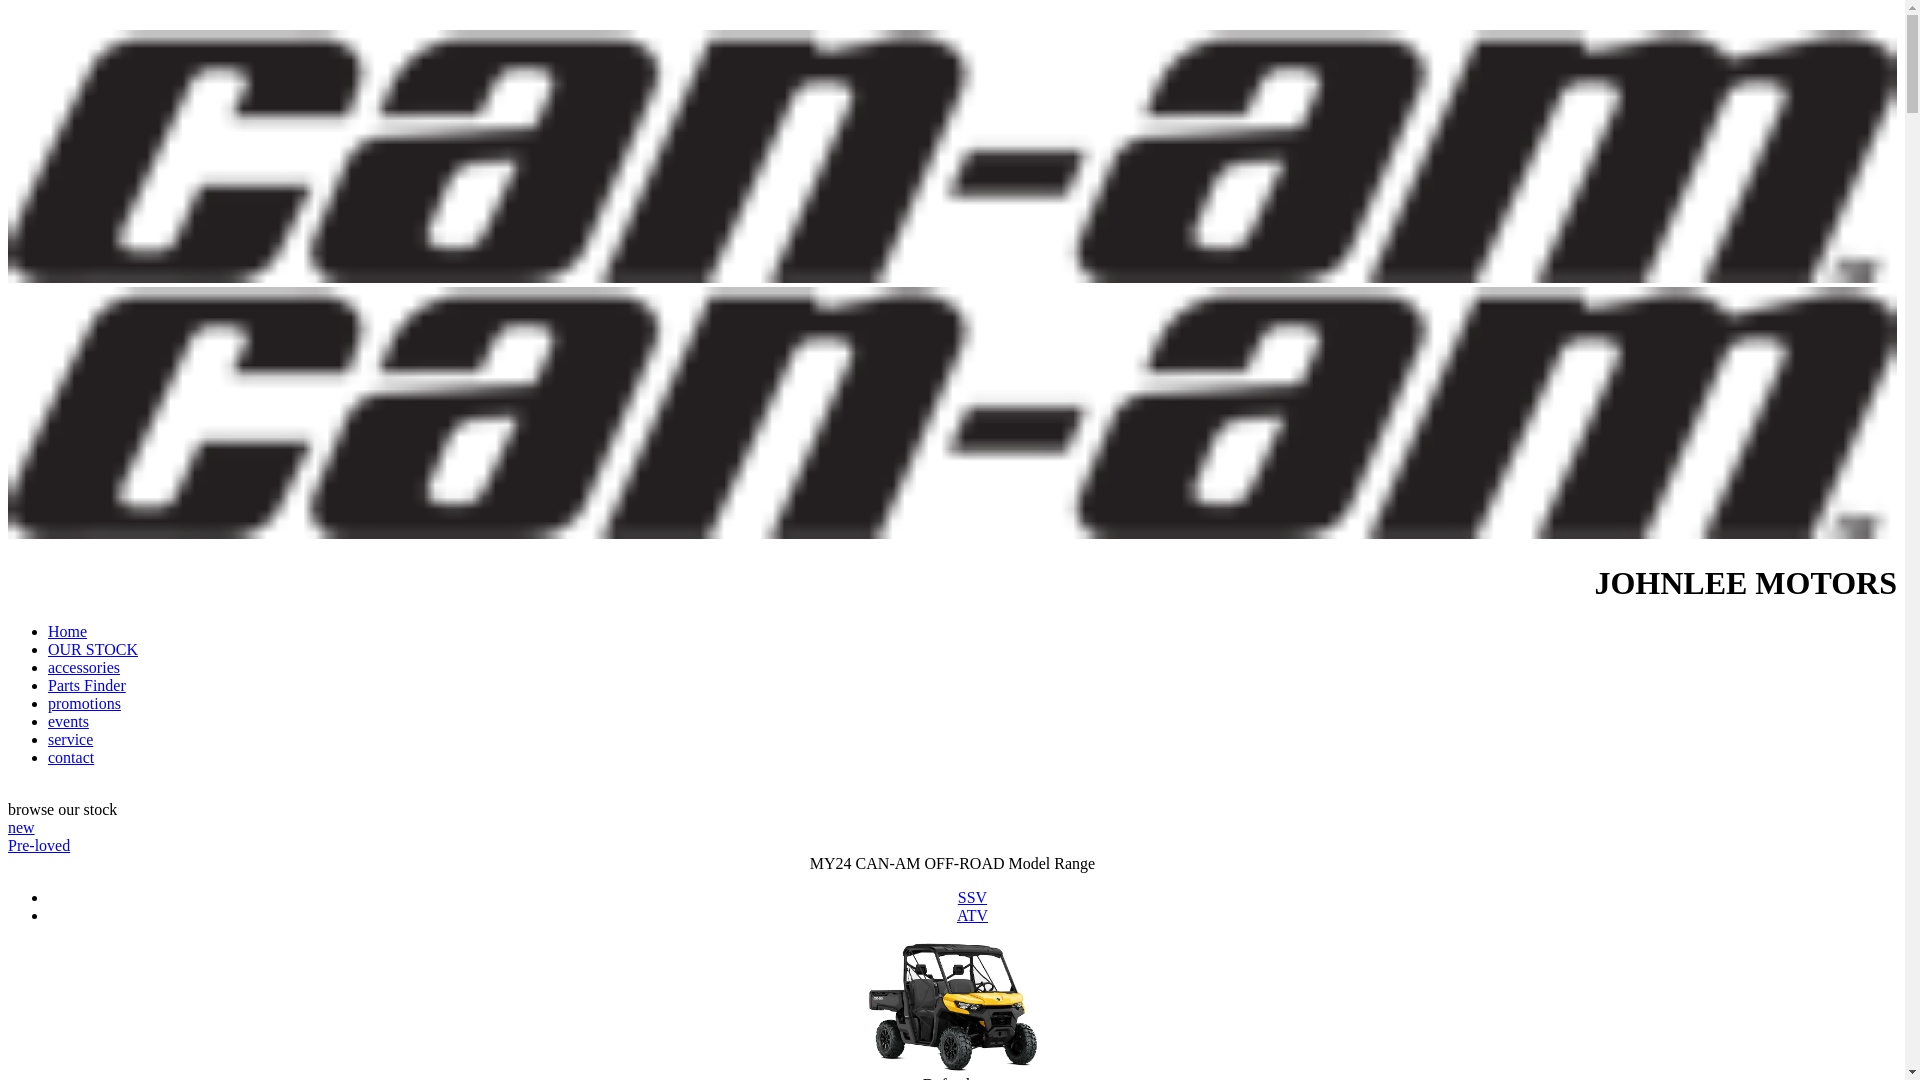 This screenshot has width=1920, height=1080. What do you see at coordinates (68, 721) in the screenshot?
I see `'events'` at bounding box center [68, 721].